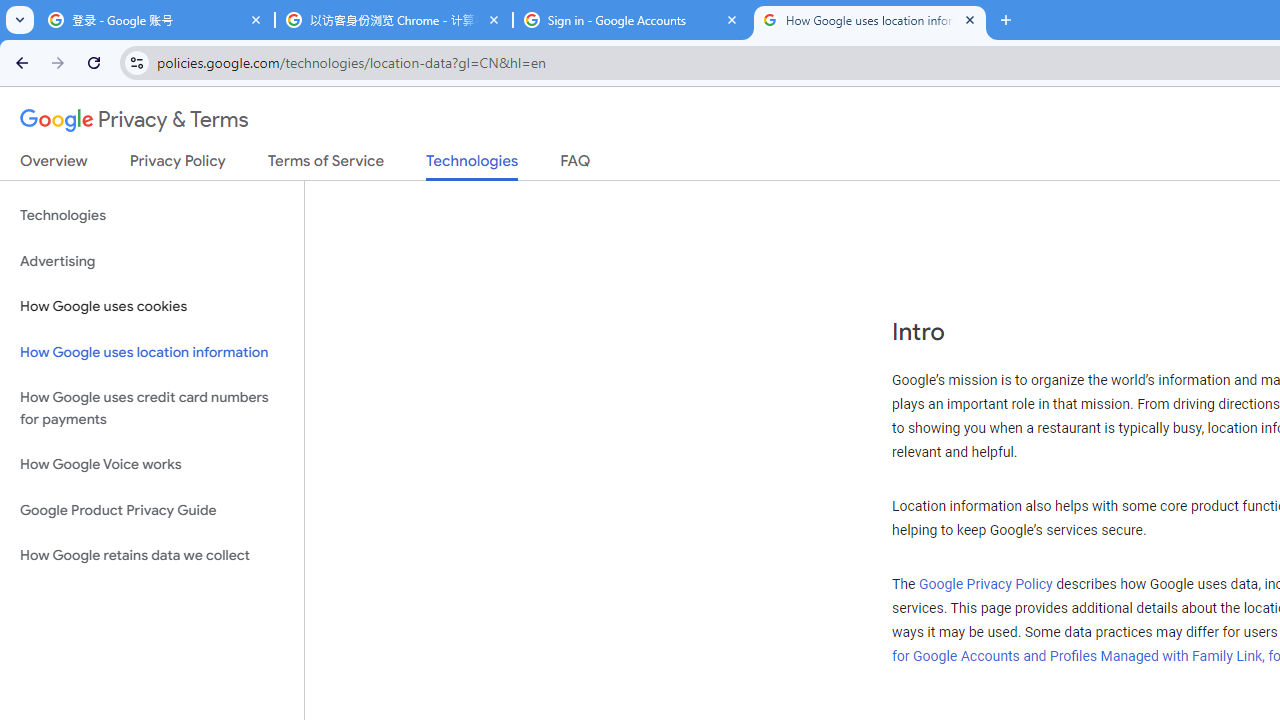 This screenshot has height=720, width=1280. What do you see at coordinates (985, 584) in the screenshot?
I see `'Google Privacy Policy'` at bounding box center [985, 584].